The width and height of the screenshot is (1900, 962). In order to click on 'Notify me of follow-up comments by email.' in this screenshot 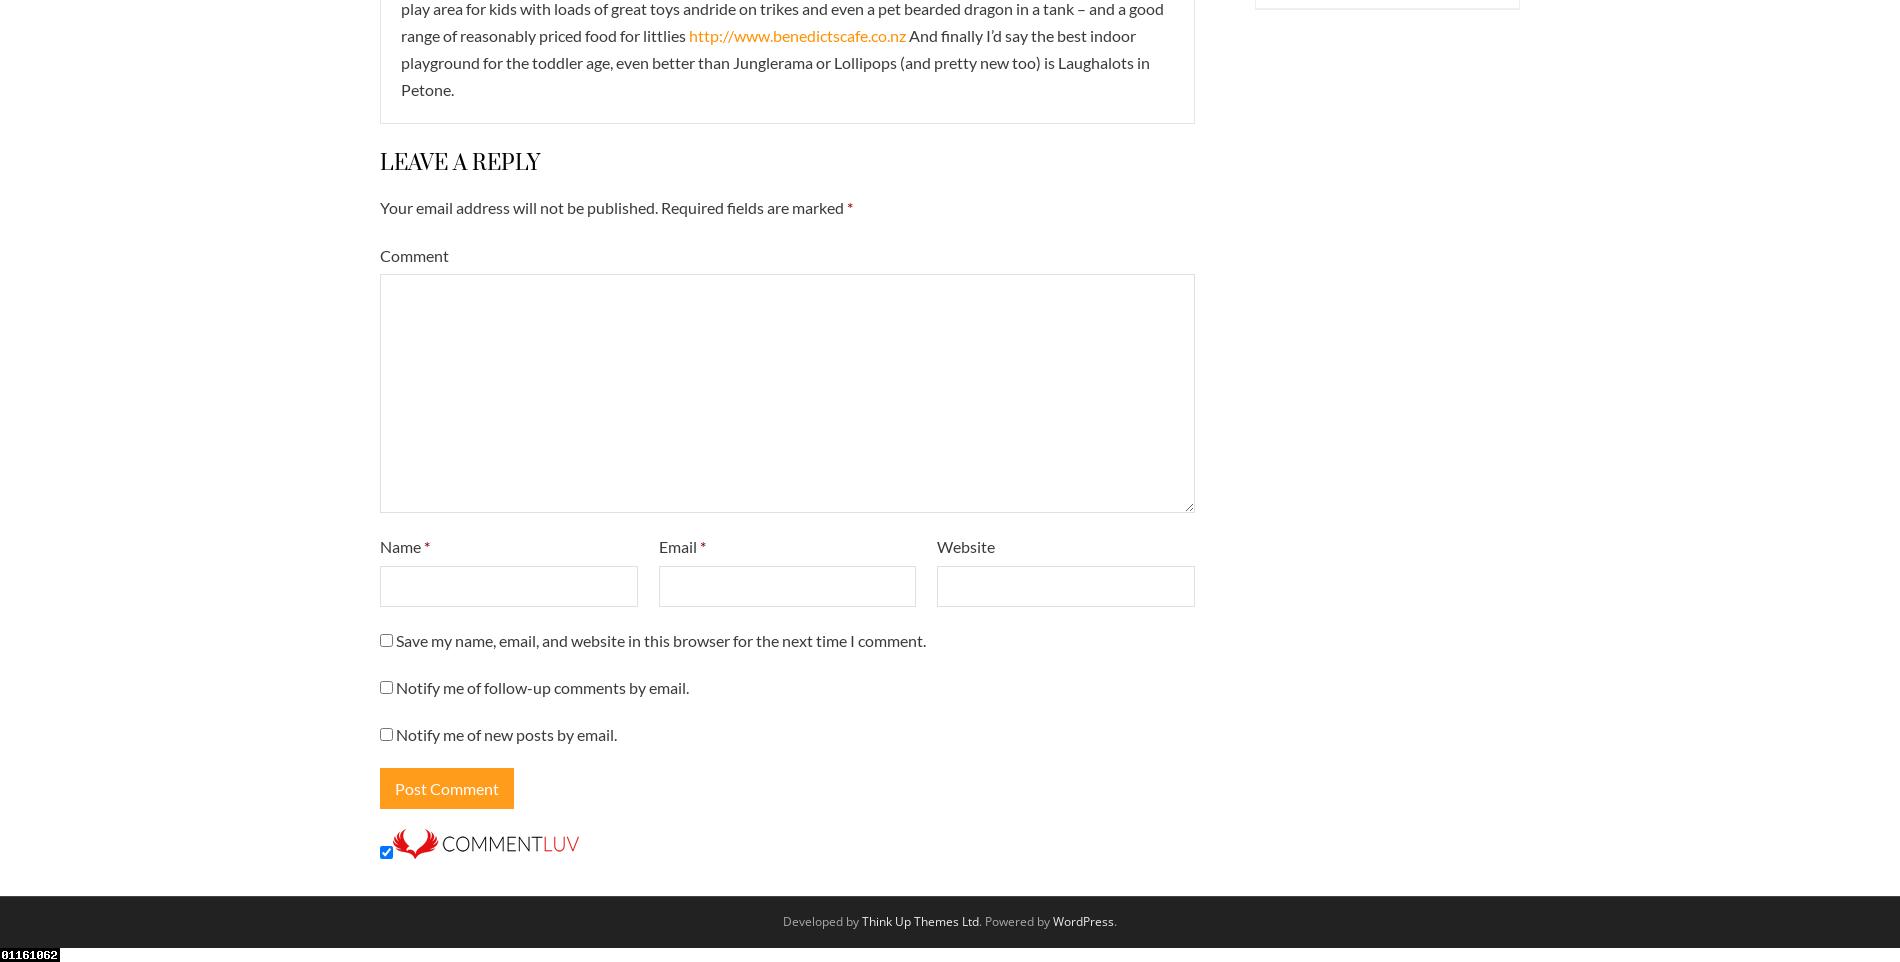, I will do `click(542, 685)`.